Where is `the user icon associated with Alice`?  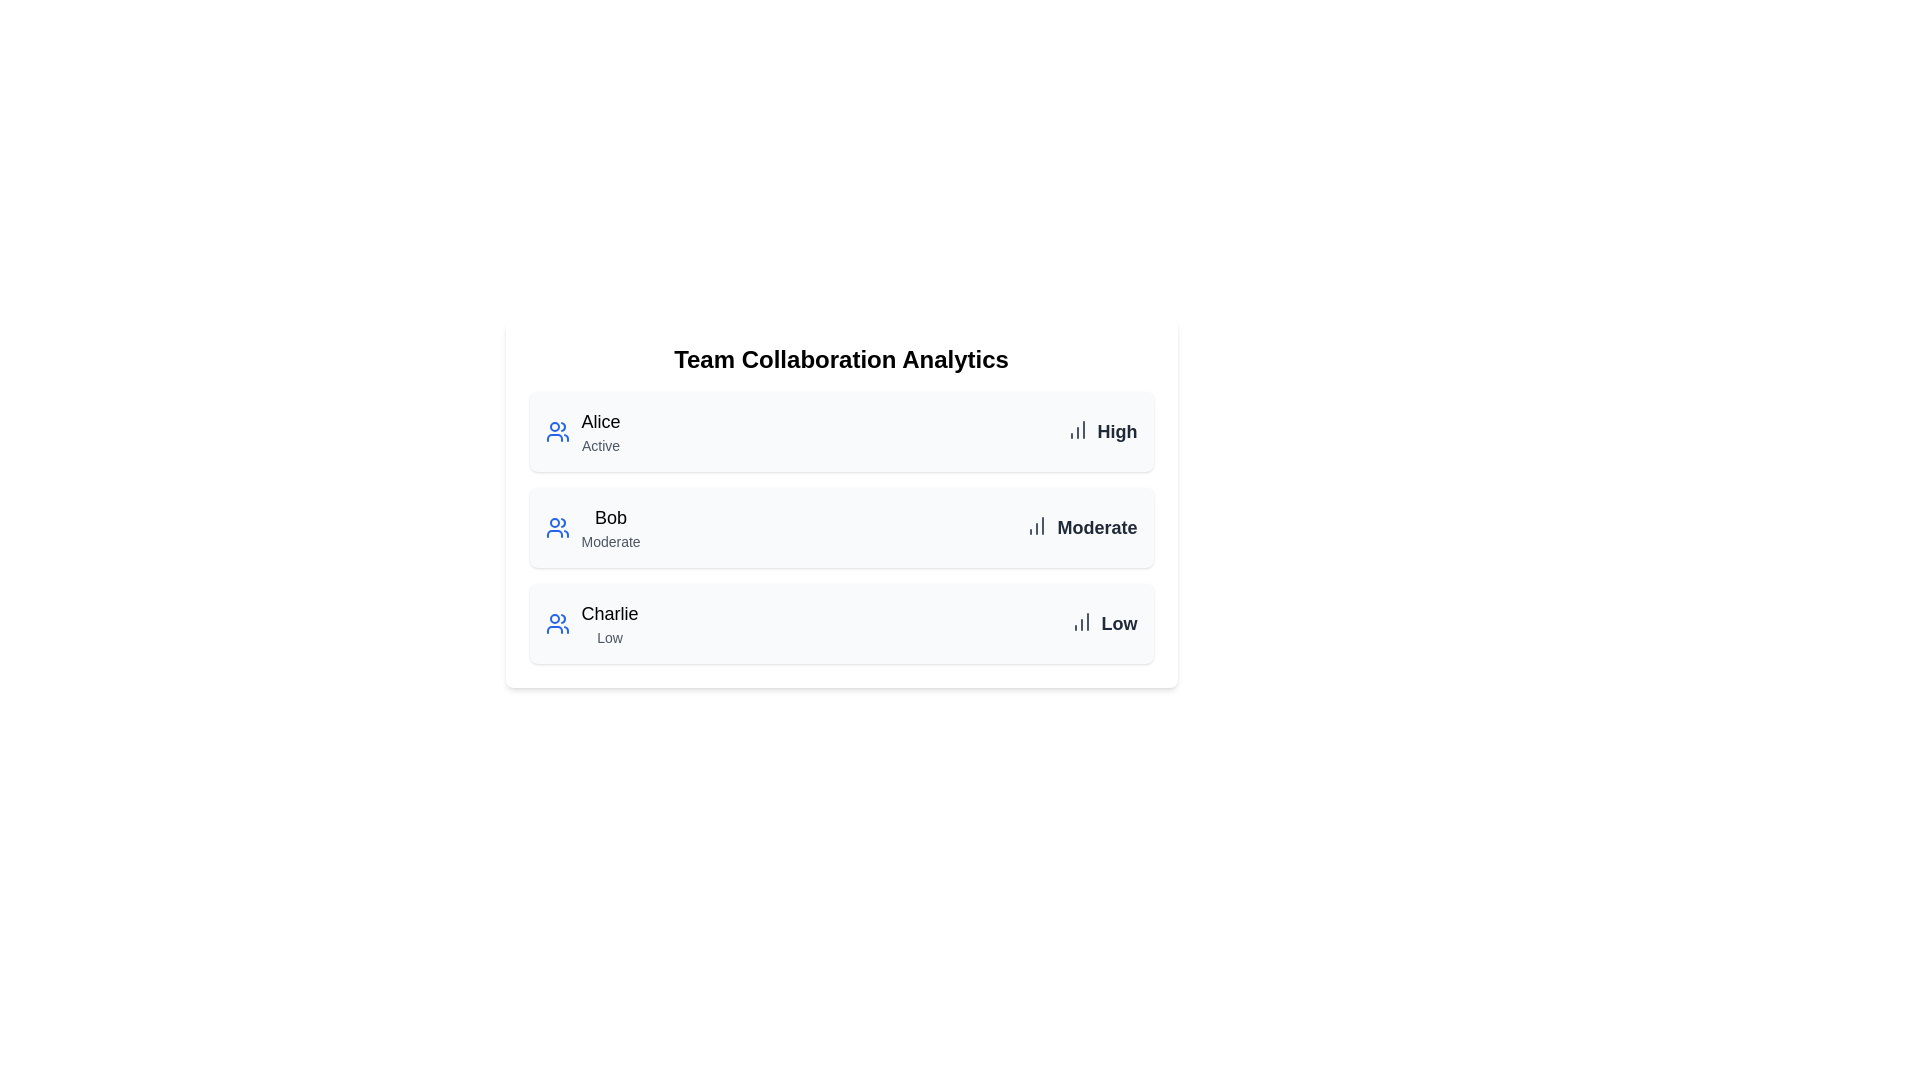
the user icon associated with Alice is located at coordinates (557, 431).